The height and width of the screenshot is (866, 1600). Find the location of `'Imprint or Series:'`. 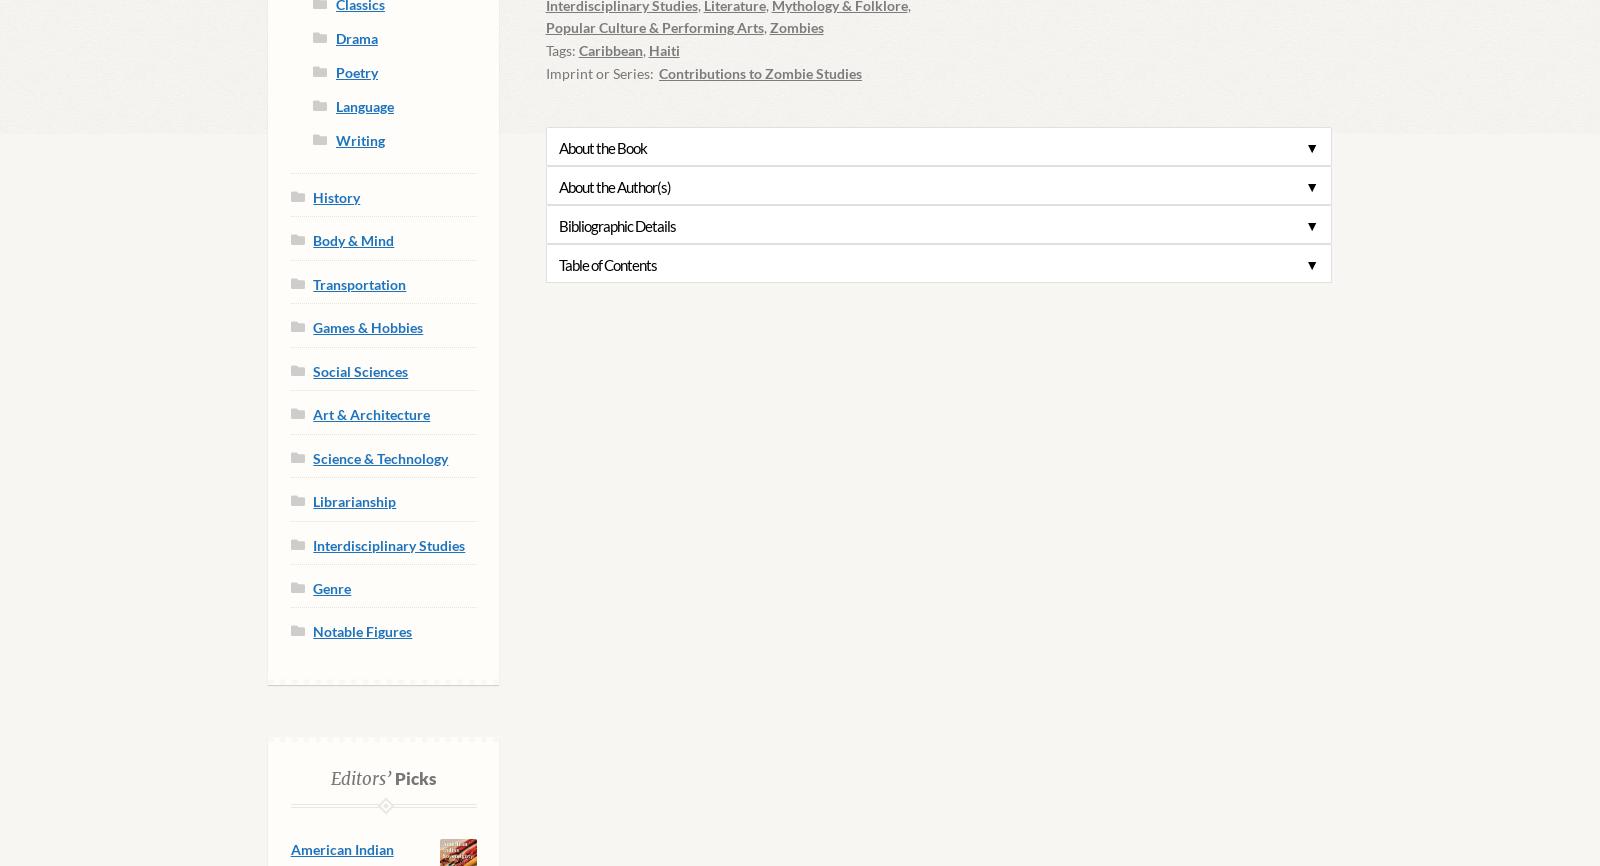

'Imprint or Series:' is located at coordinates (543, 72).